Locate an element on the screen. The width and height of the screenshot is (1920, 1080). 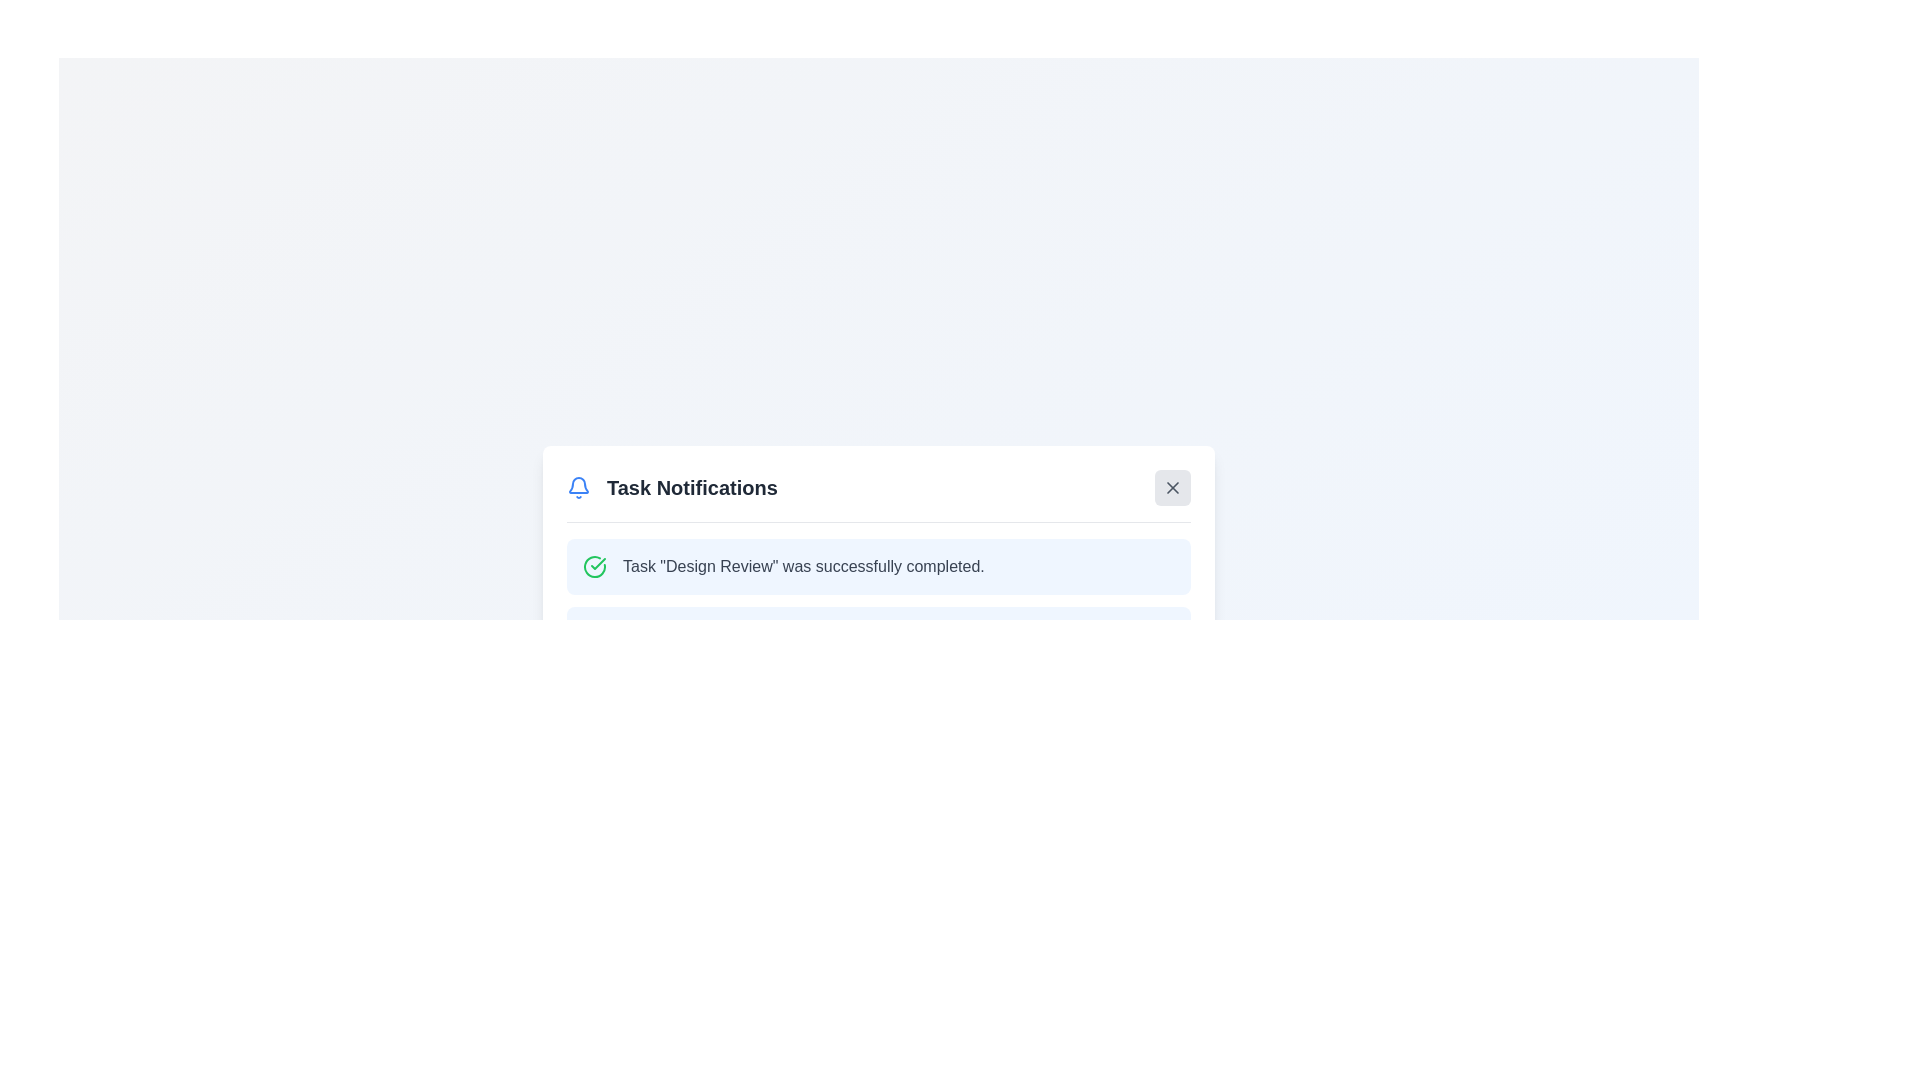
the small green checkmark icon within the circular outline, which indicates successful completion in the notification component is located at coordinates (597, 563).